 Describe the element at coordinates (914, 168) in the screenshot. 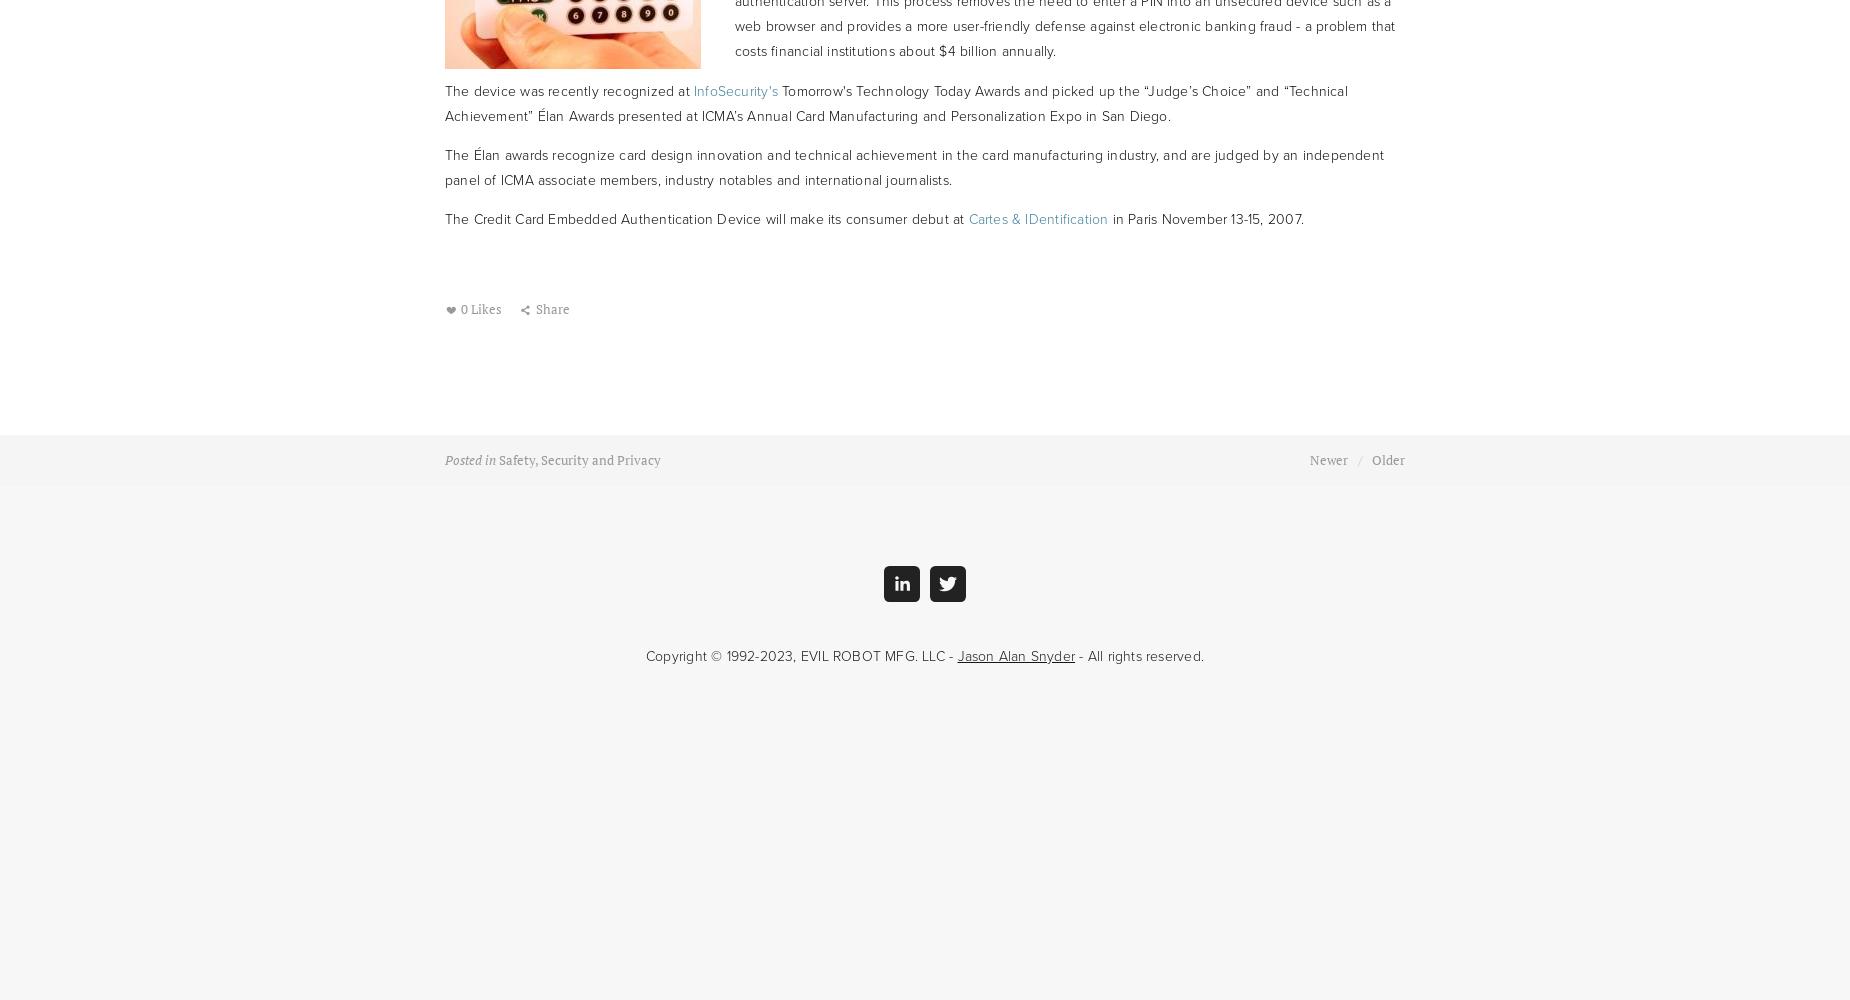

I see `'The Élan awards recognize card design innovation and technical achievement in the card manufacturing industry, and are judged by an independent panel of ICMA associate members, industry notables and international journalists.'` at that location.